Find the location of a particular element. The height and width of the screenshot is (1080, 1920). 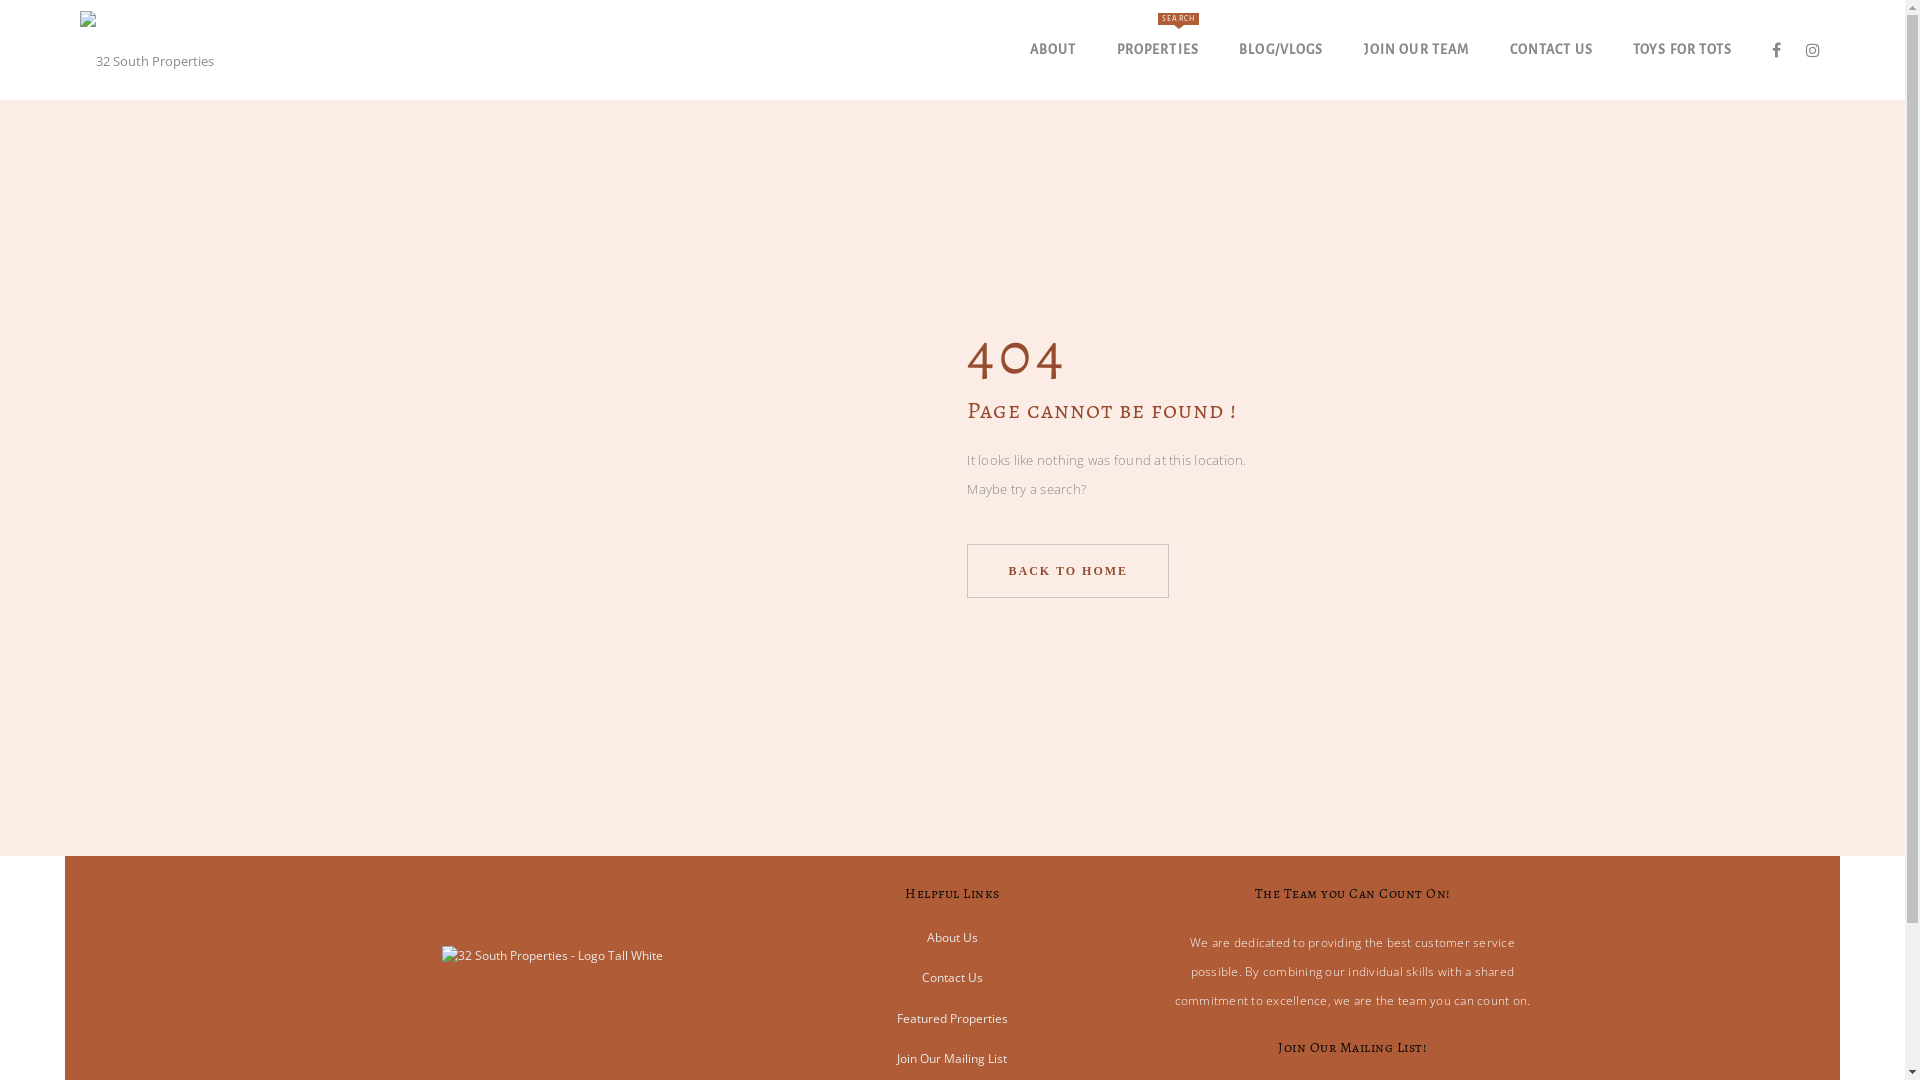

'About Us' is located at coordinates (951, 937).